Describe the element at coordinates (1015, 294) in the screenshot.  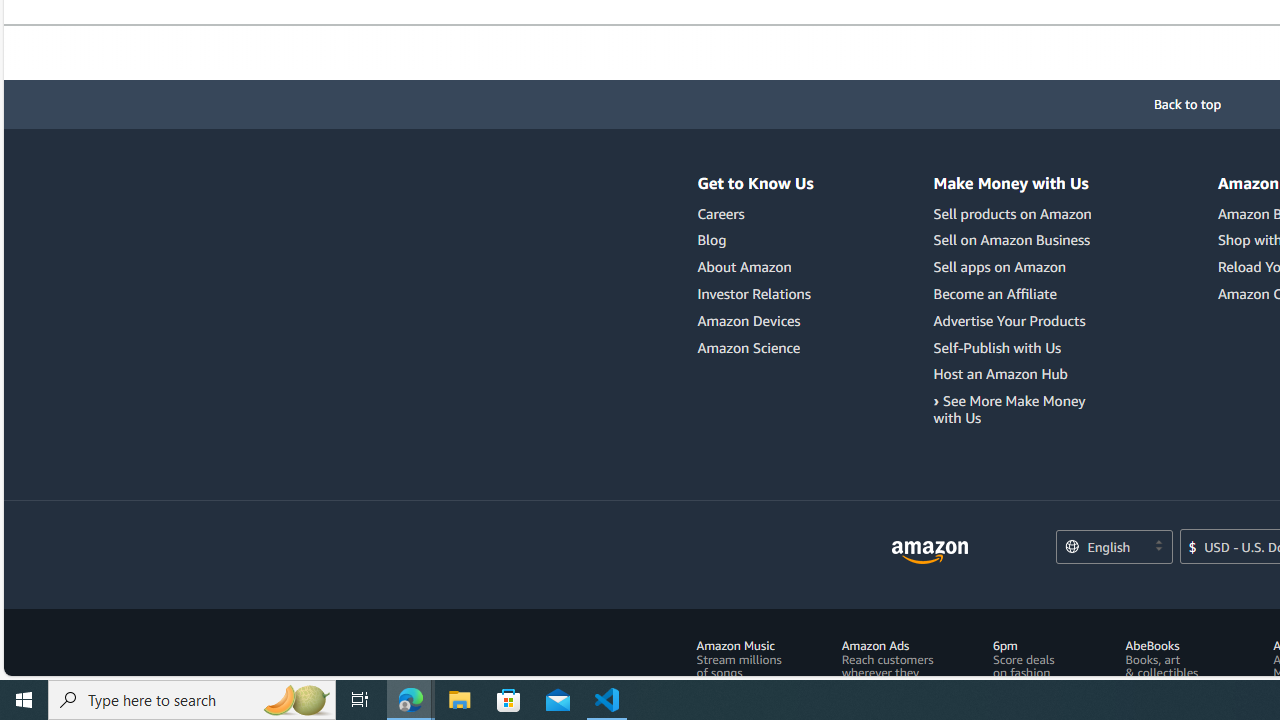
I see `'Become an Affiliate'` at that location.